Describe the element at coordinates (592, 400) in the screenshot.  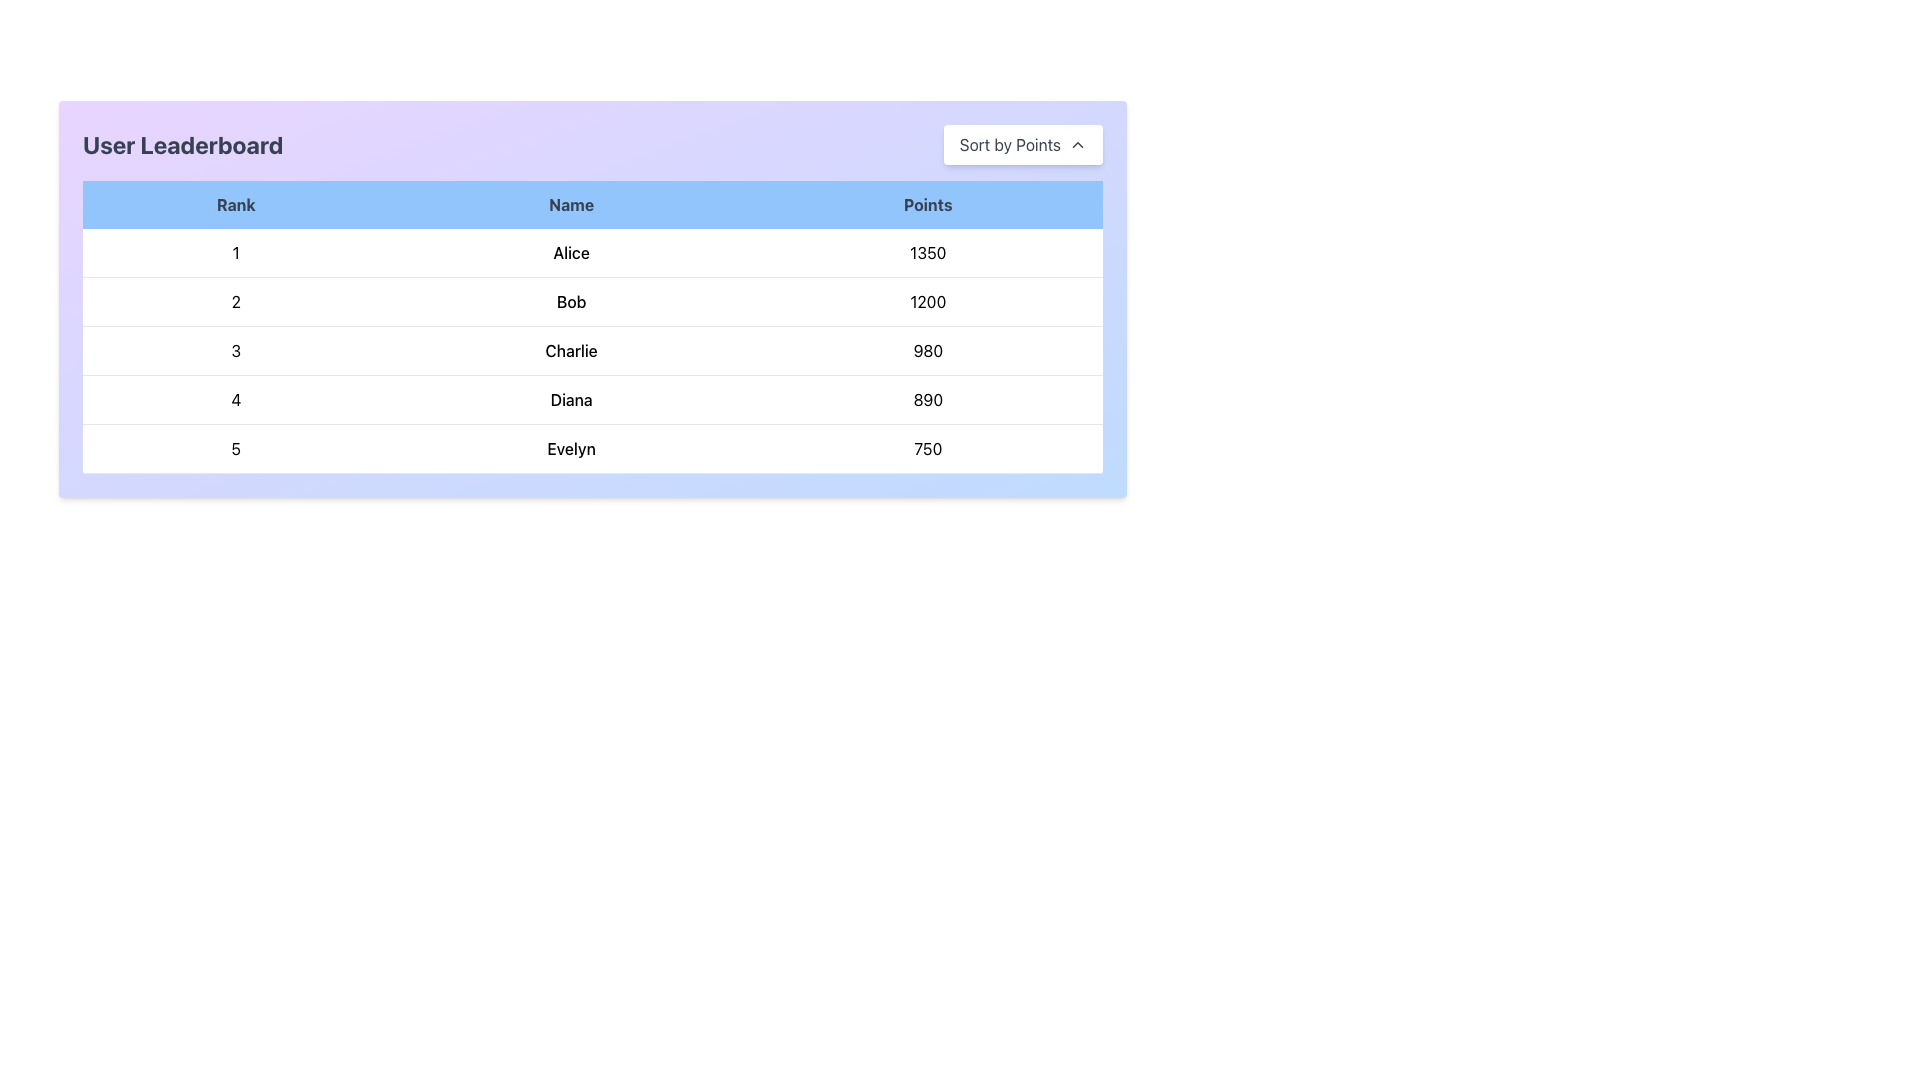
I see `the individual's name in the fourth row of the leaderboard table, which displays the user's ranking, name, and points` at that location.